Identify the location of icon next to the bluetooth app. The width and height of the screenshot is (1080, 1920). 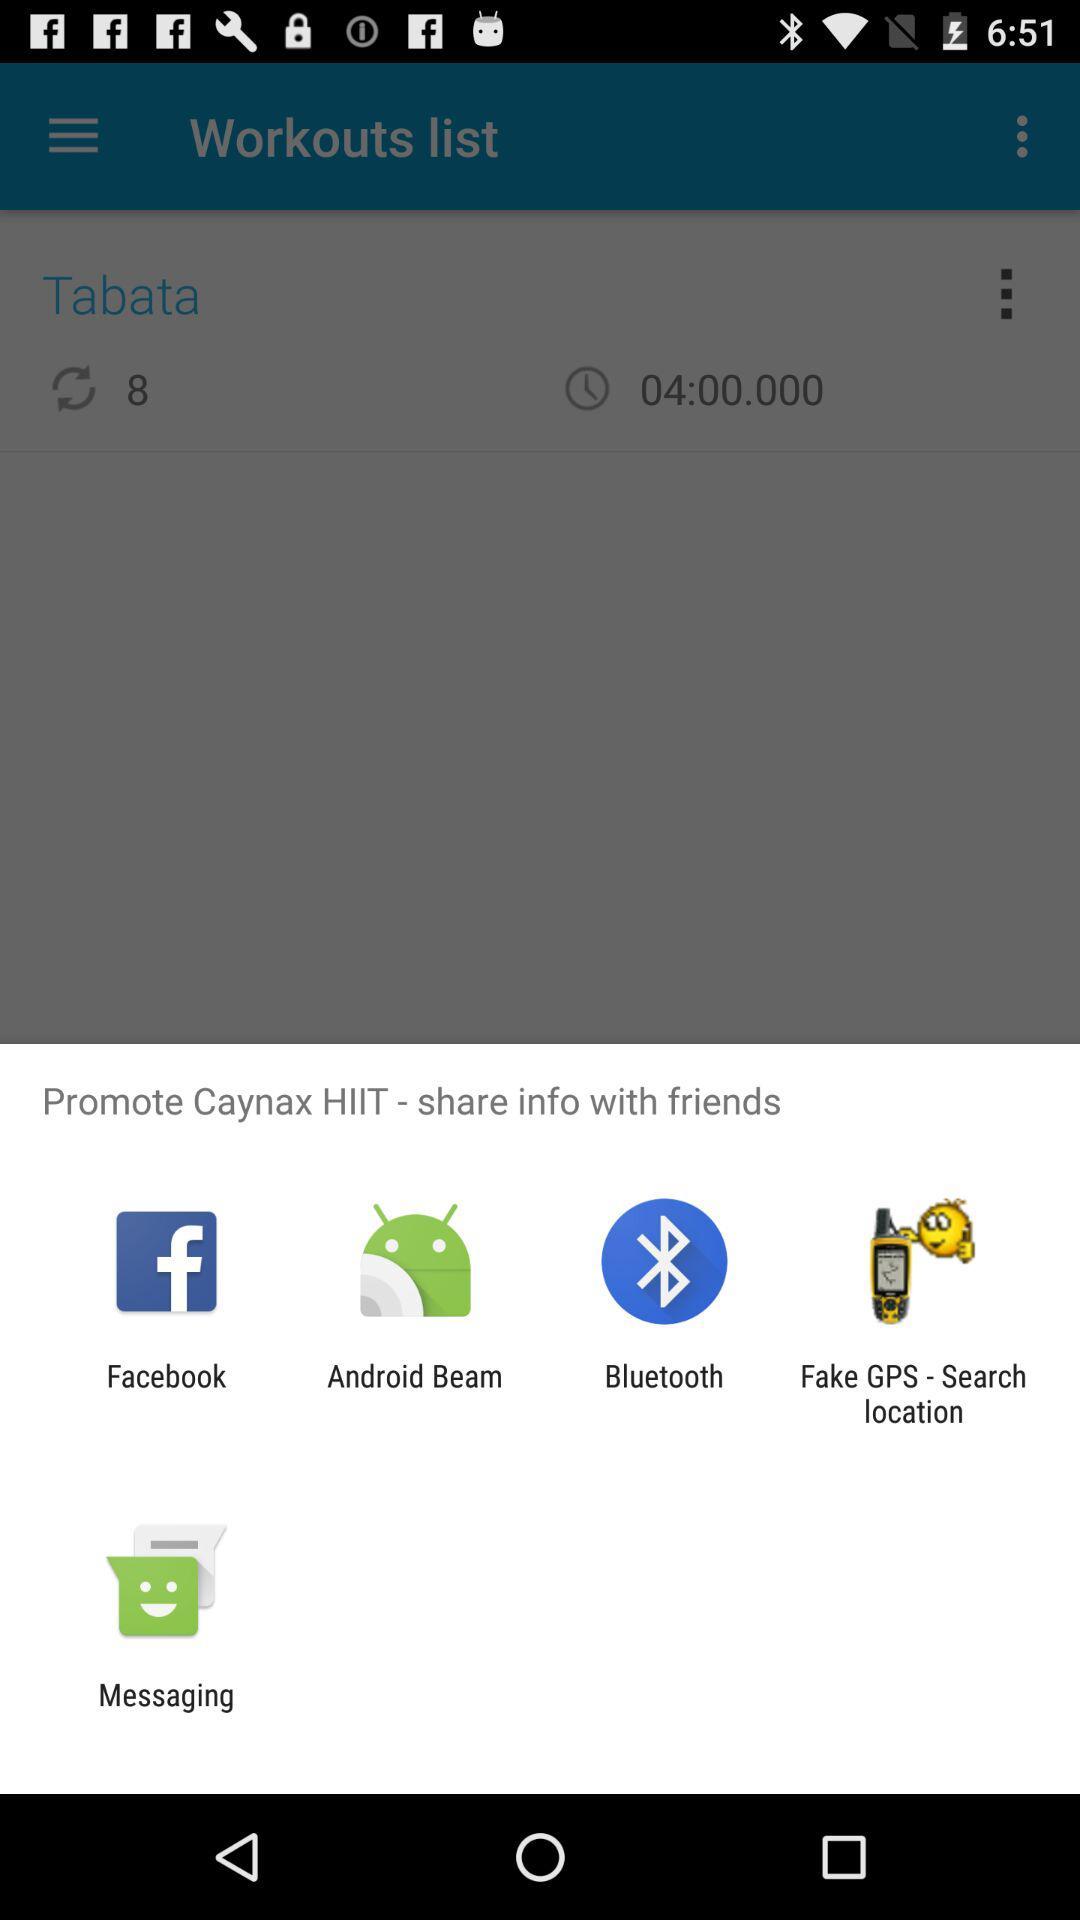
(414, 1392).